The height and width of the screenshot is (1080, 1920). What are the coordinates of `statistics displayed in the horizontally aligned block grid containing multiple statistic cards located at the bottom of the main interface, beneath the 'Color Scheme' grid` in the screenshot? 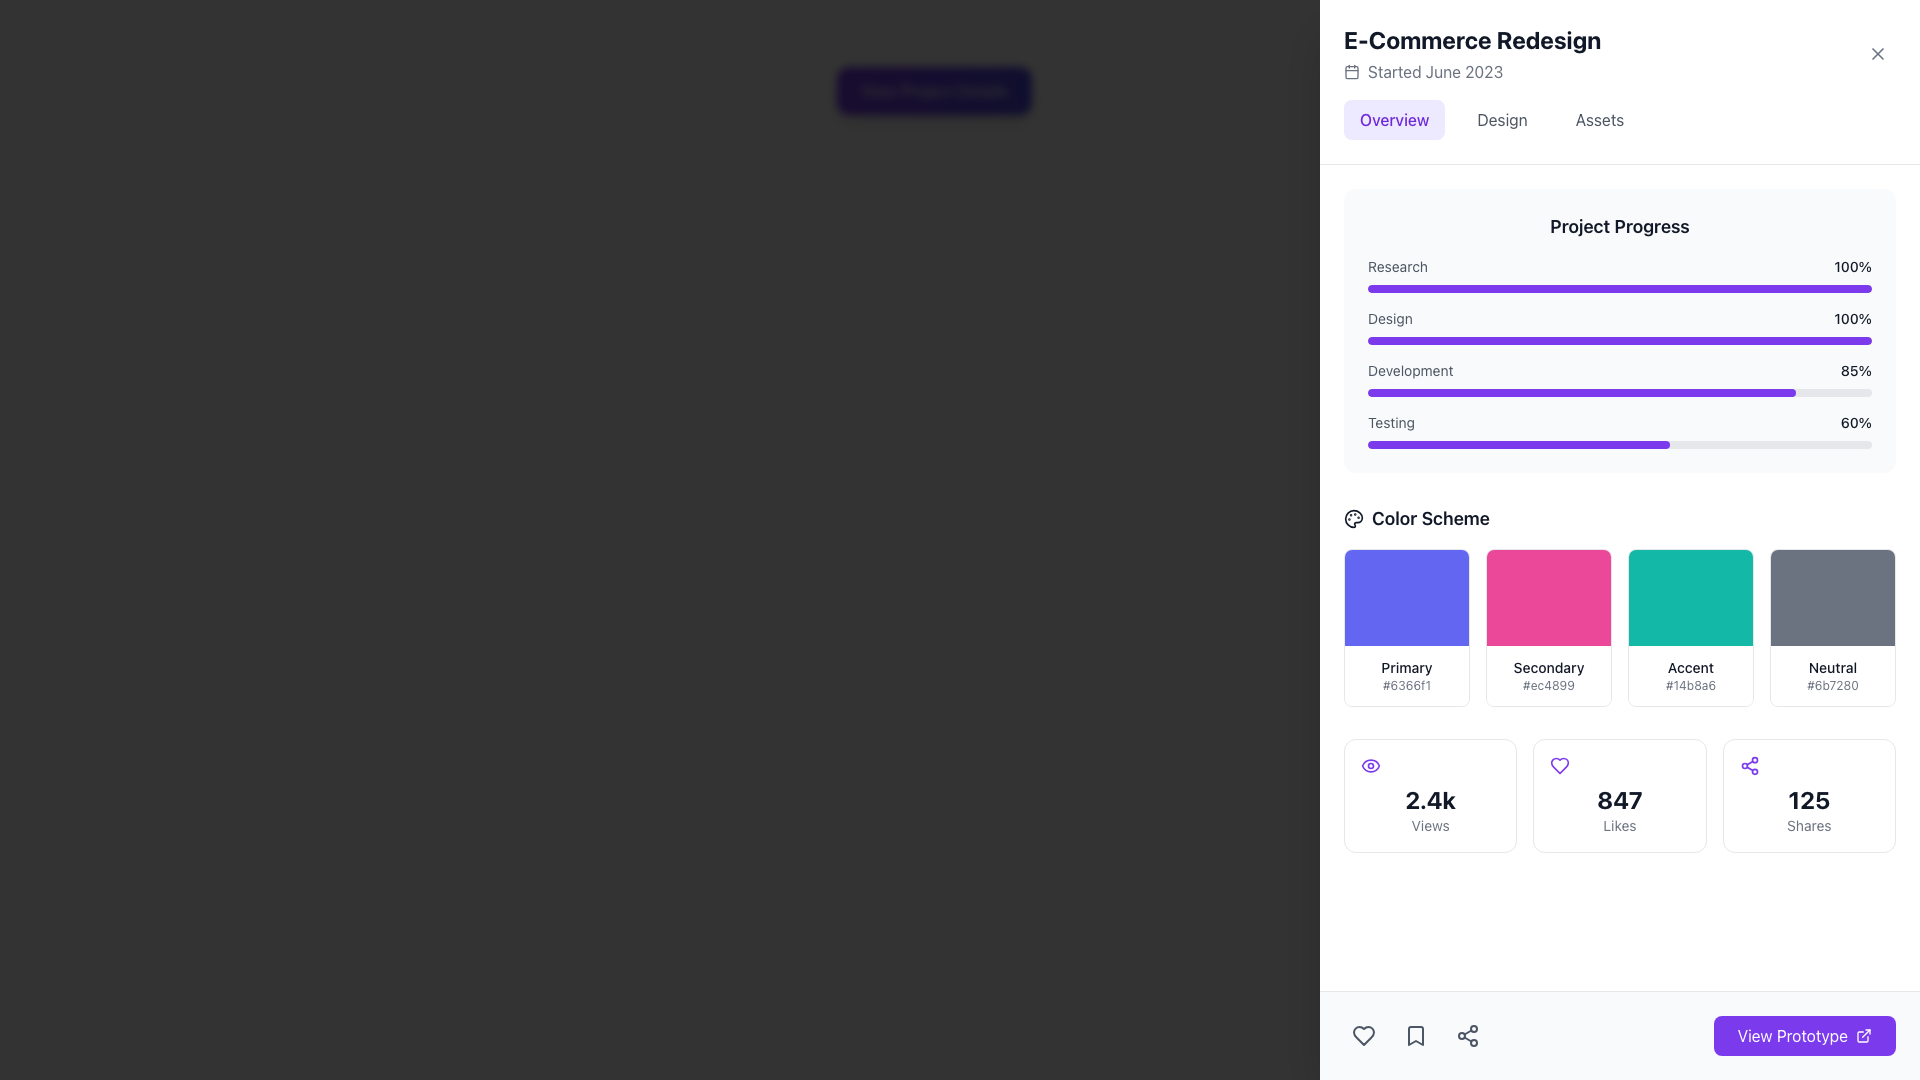 It's located at (1620, 794).